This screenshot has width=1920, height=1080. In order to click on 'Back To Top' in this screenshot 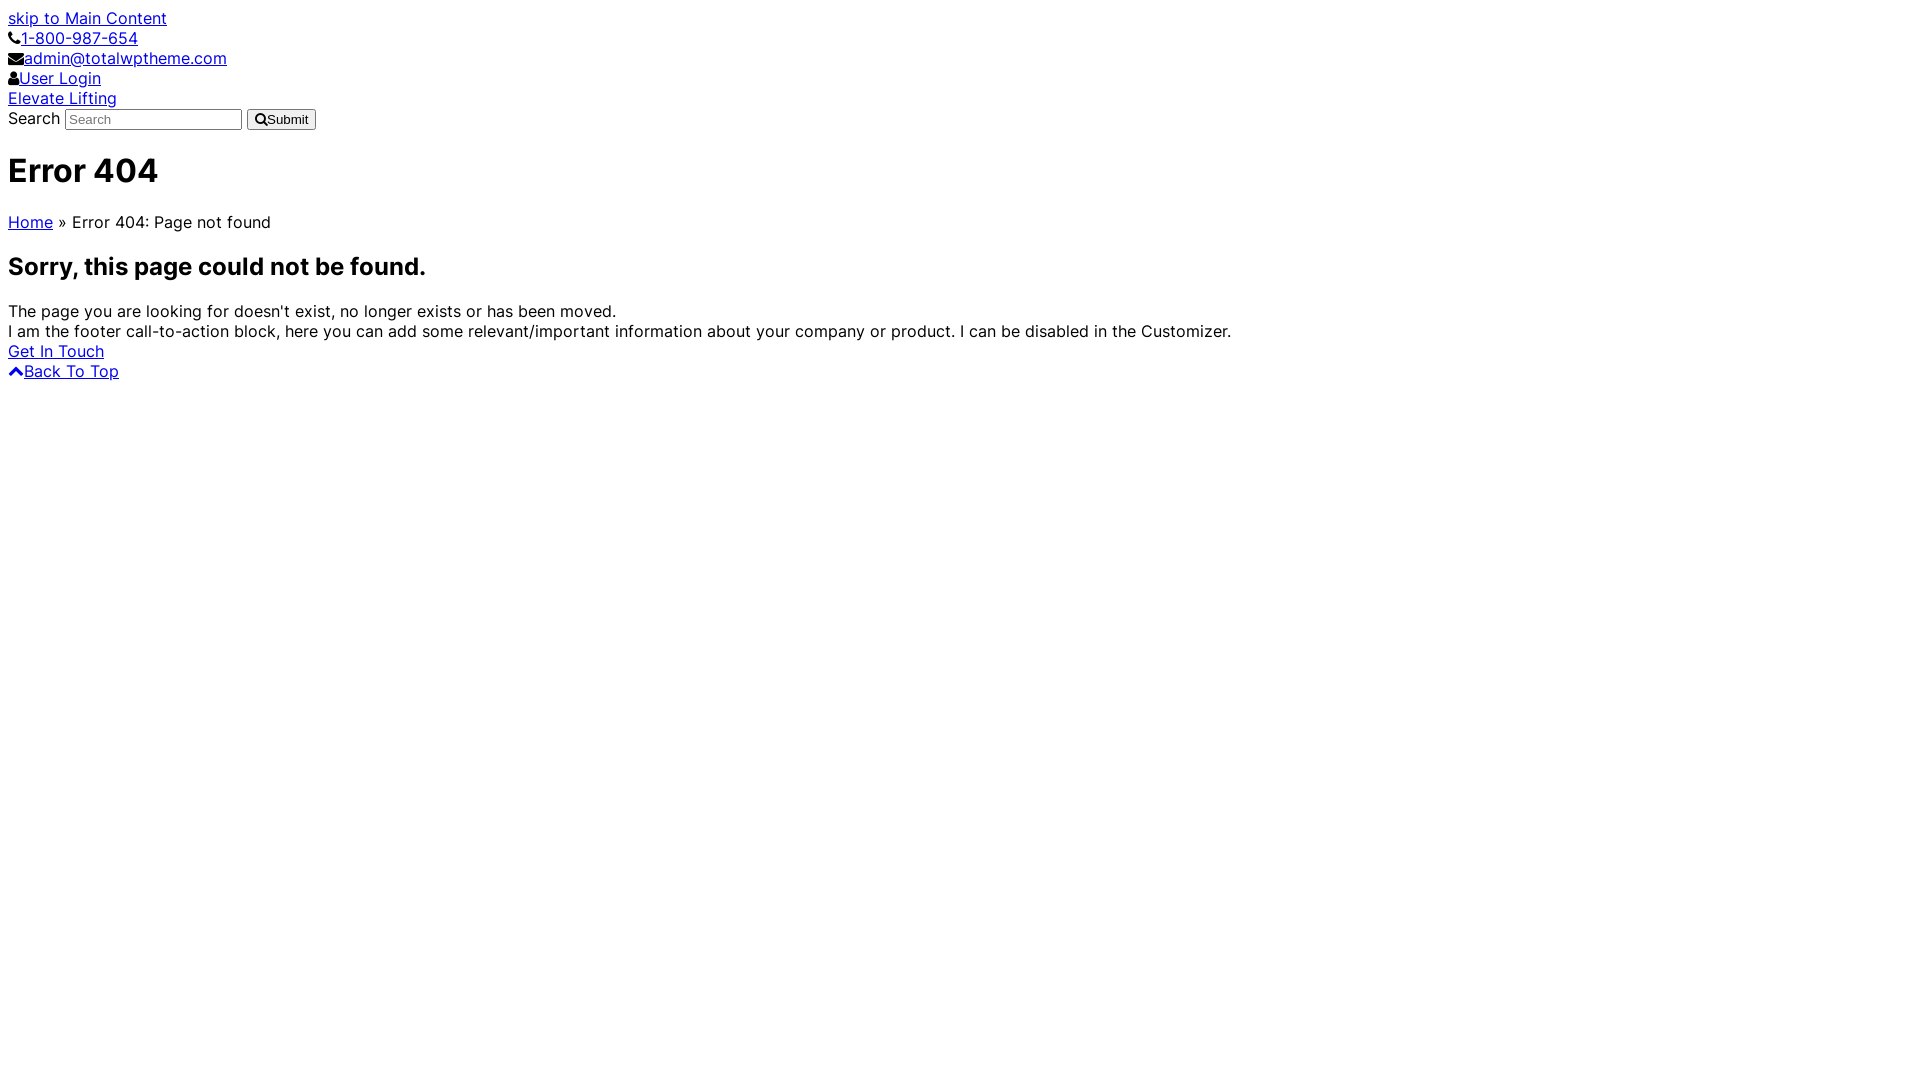, I will do `click(63, 370)`.